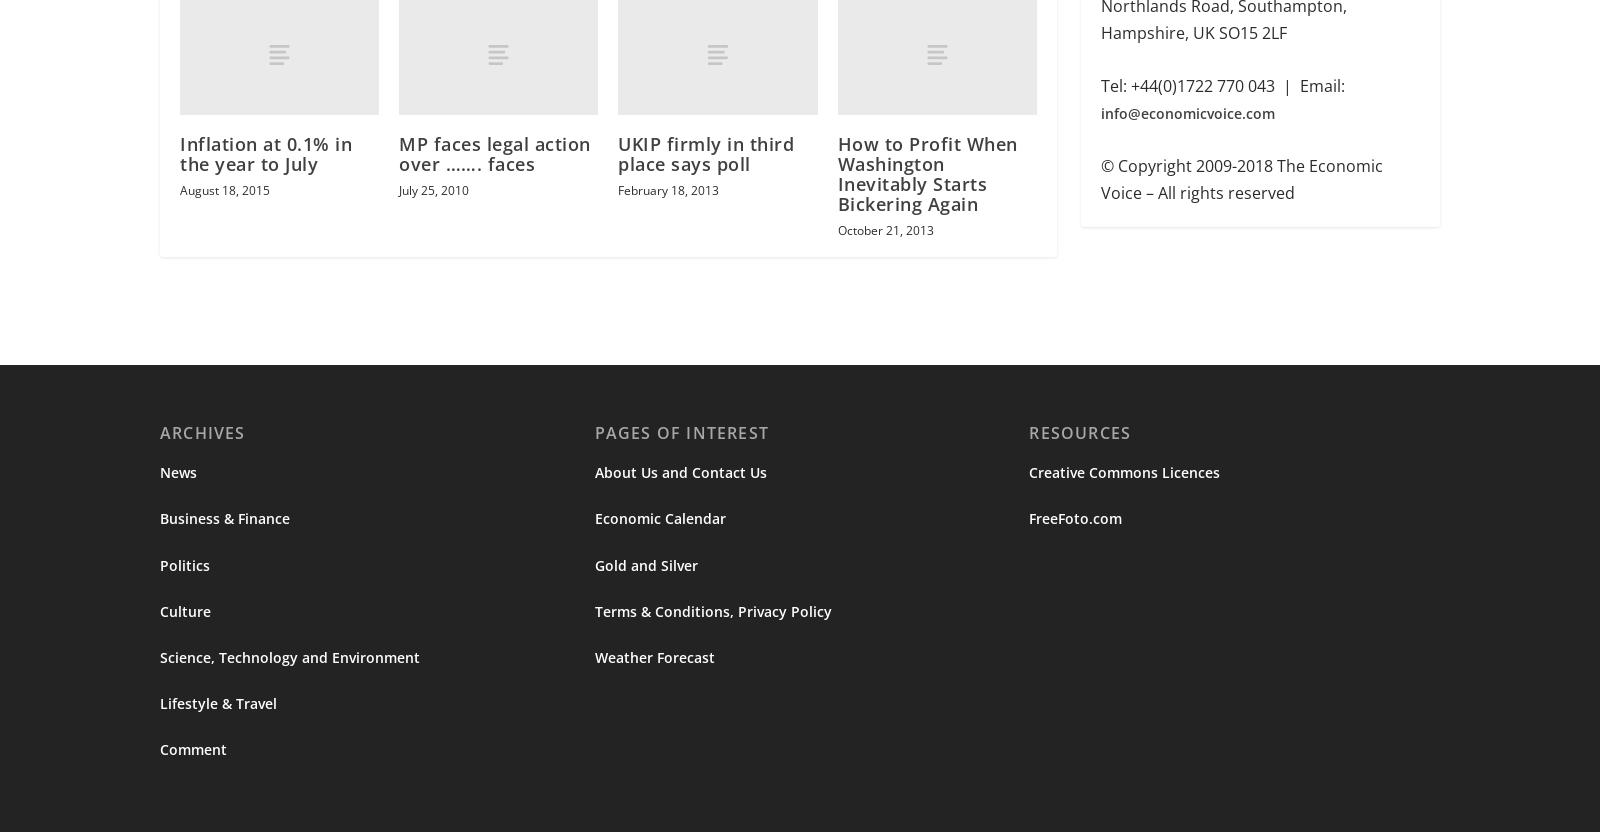 The image size is (1600, 832). Describe the element at coordinates (680, 474) in the screenshot. I see `'About Us and Contact Us'` at that location.